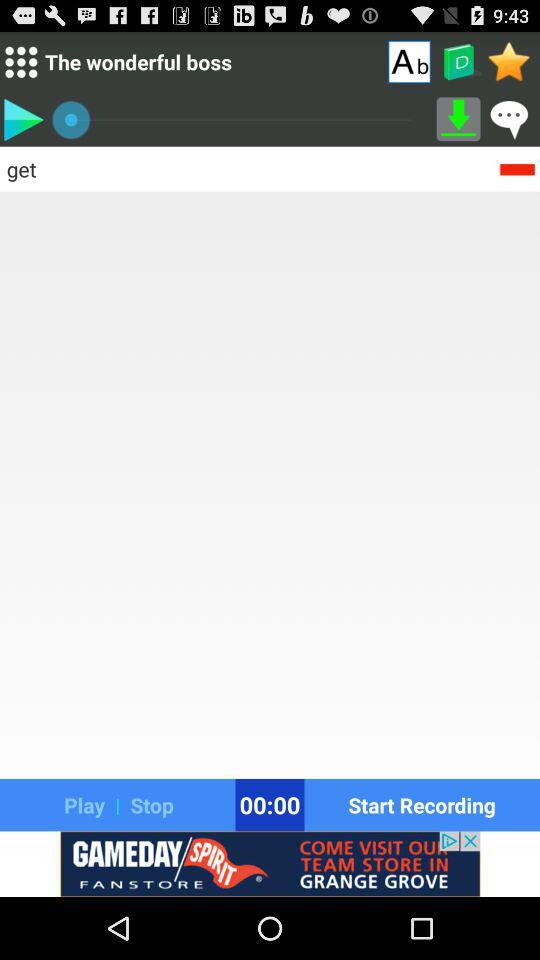  I want to click on click the menu option, so click(20, 61).